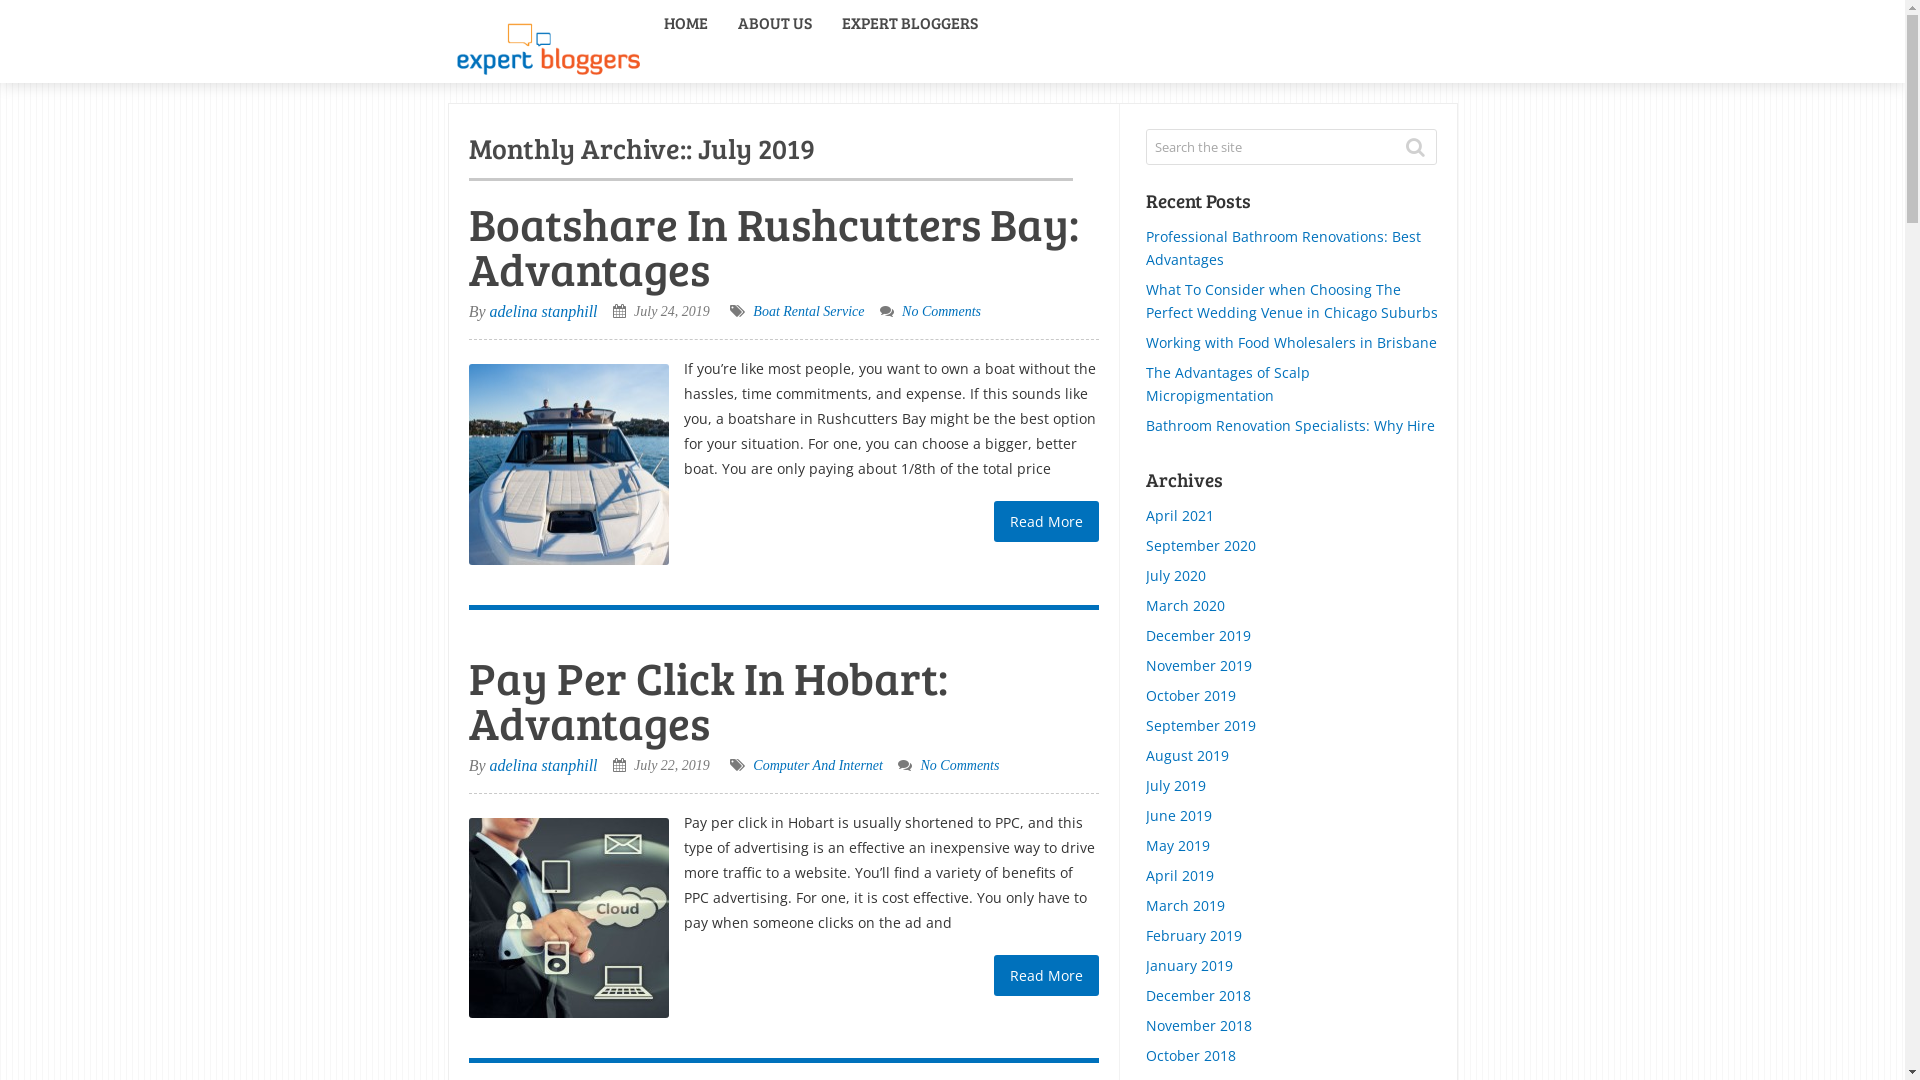  What do you see at coordinates (1200, 725) in the screenshot?
I see `'September 2019'` at bounding box center [1200, 725].